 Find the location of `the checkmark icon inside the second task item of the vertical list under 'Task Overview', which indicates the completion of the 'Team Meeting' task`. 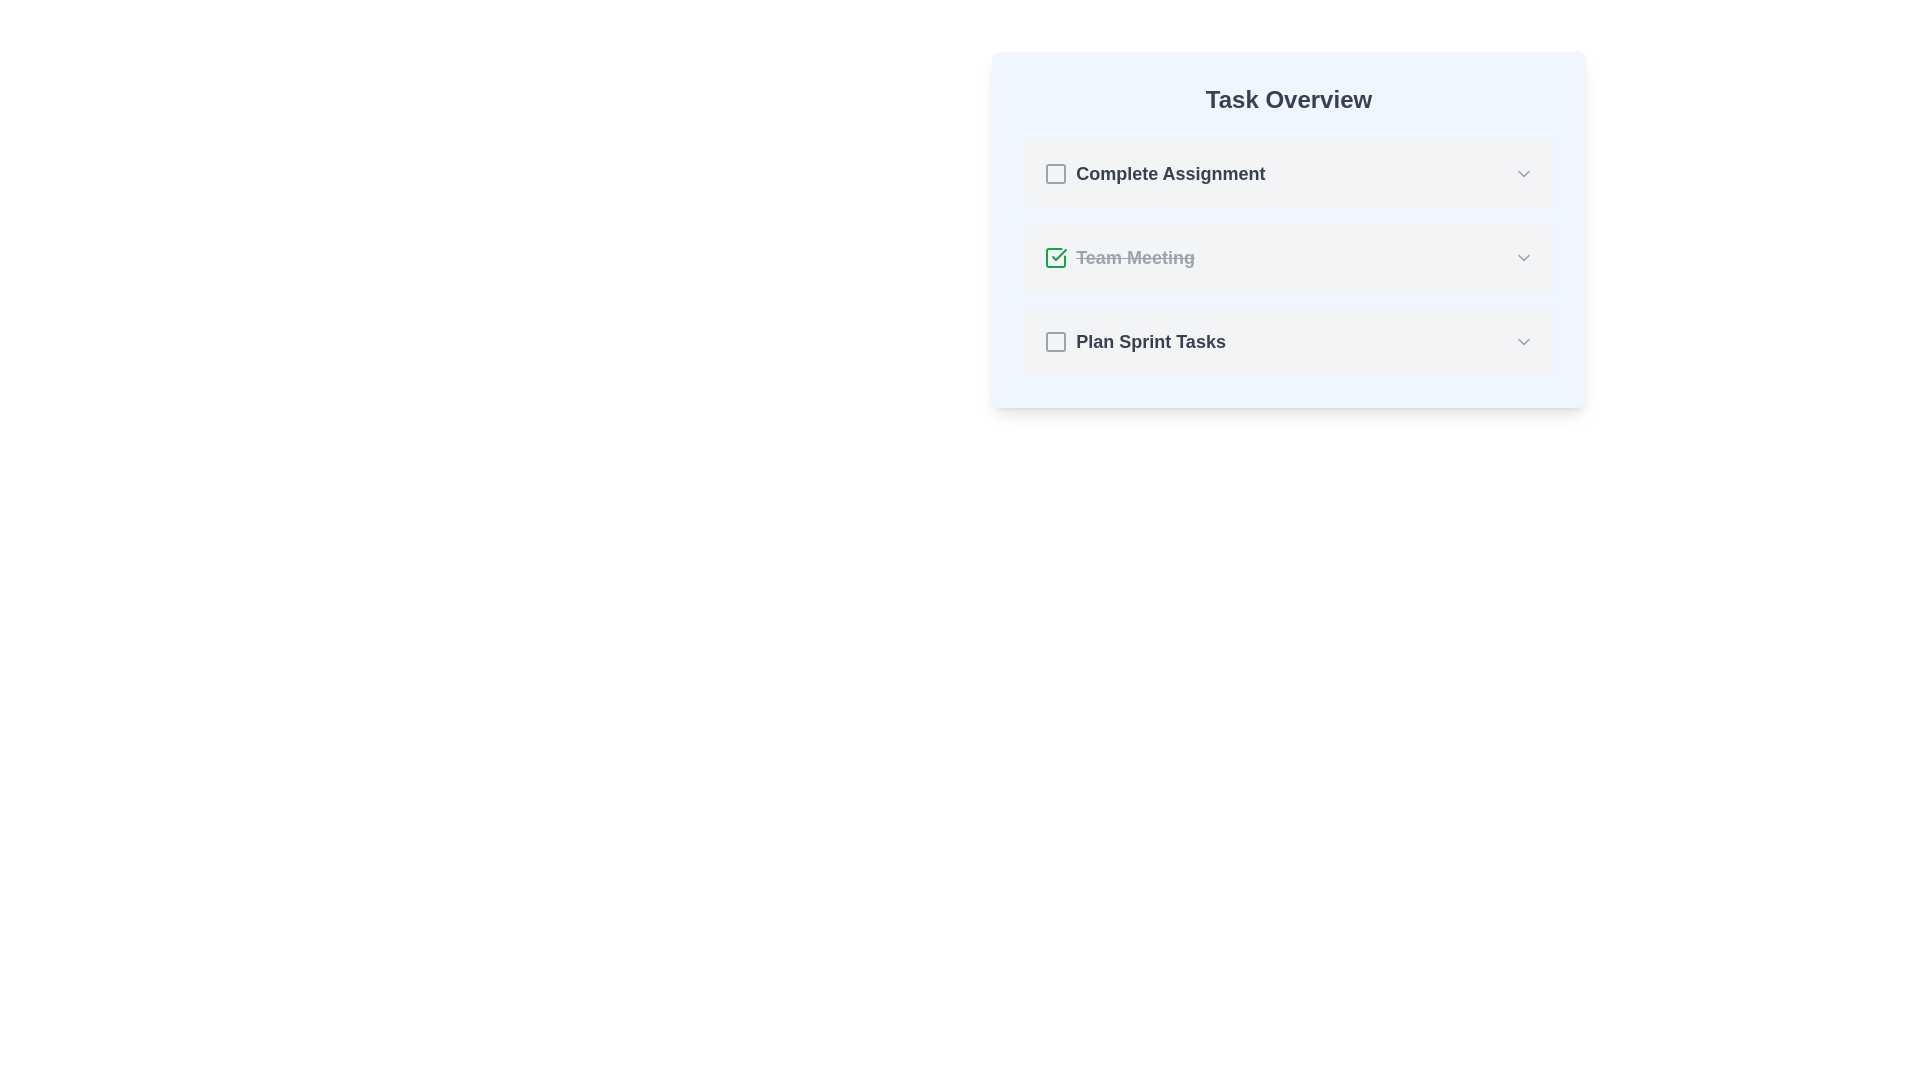

the checkmark icon inside the second task item of the vertical list under 'Task Overview', which indicates the completion of the 'Team Meeting' task is located at coordinates (1055, 257).